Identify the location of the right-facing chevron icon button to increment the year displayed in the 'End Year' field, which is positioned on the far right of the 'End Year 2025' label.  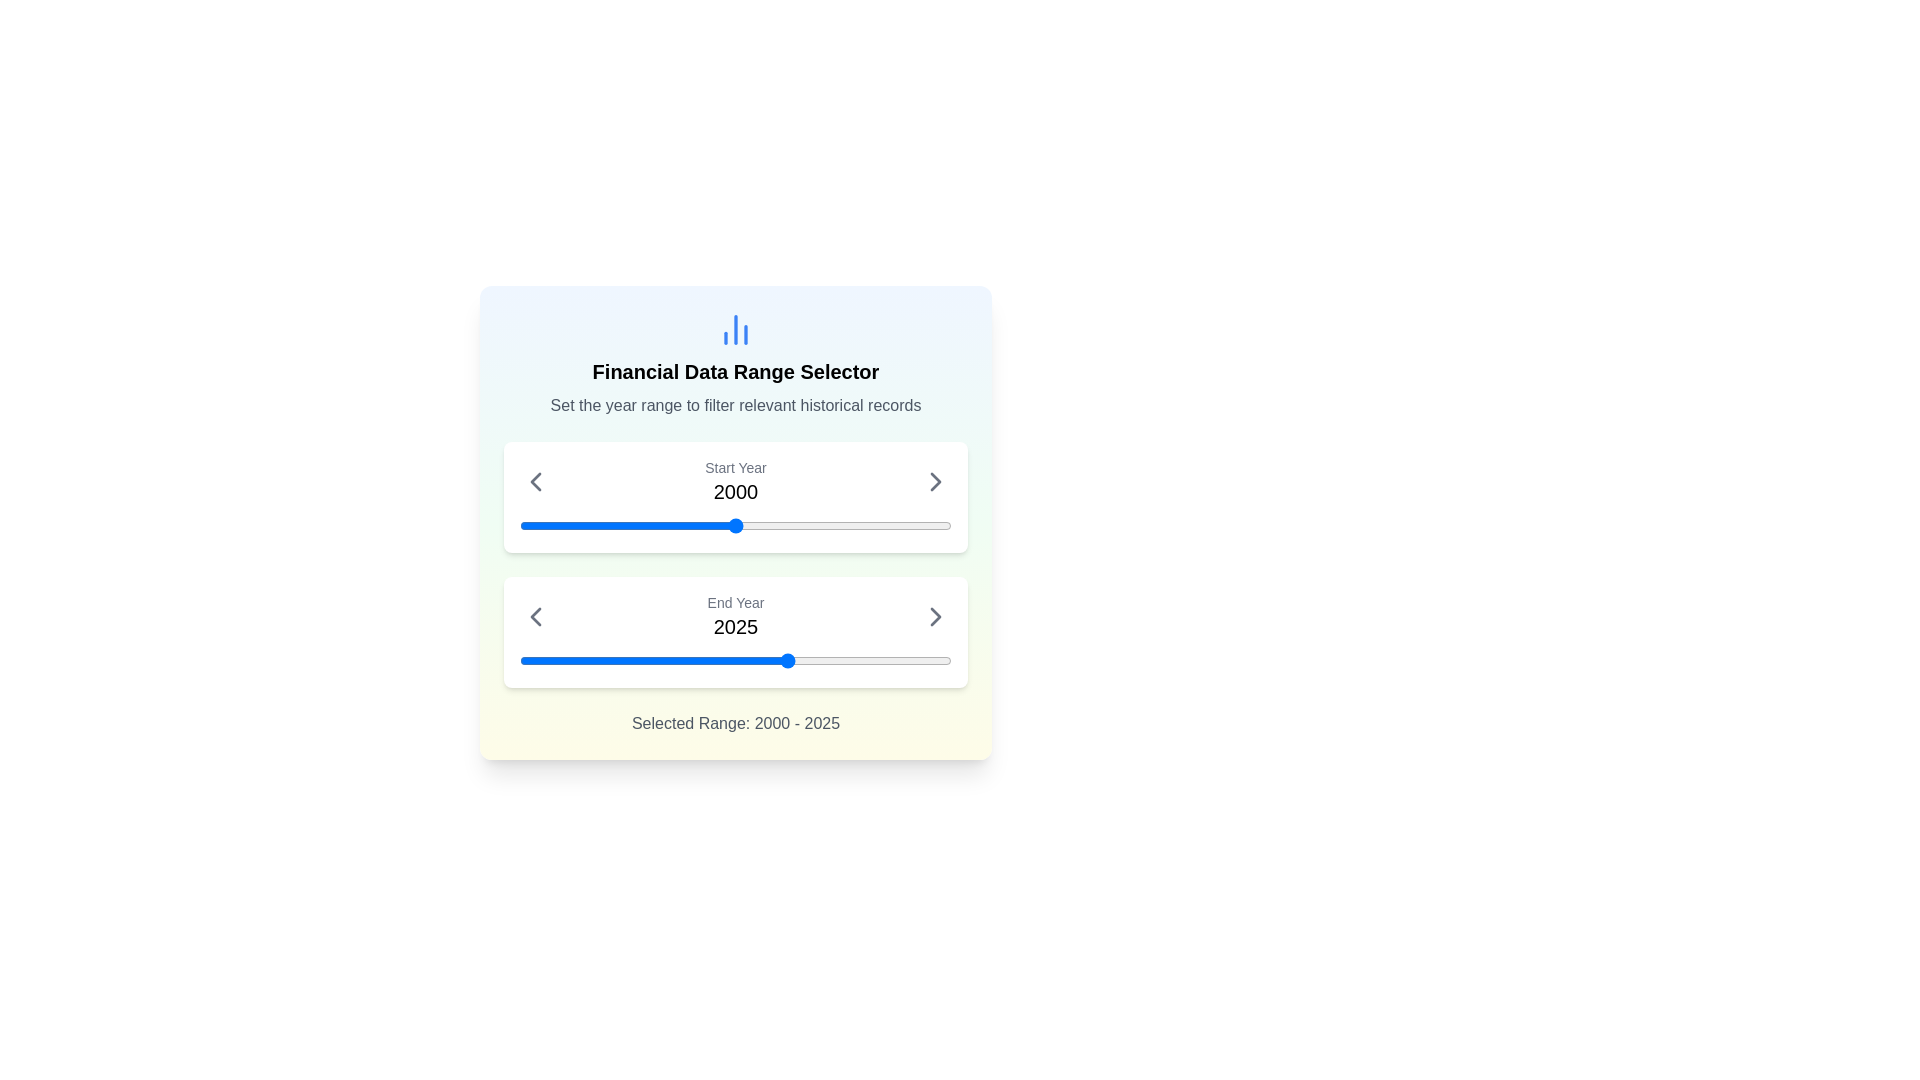
(935, 616).